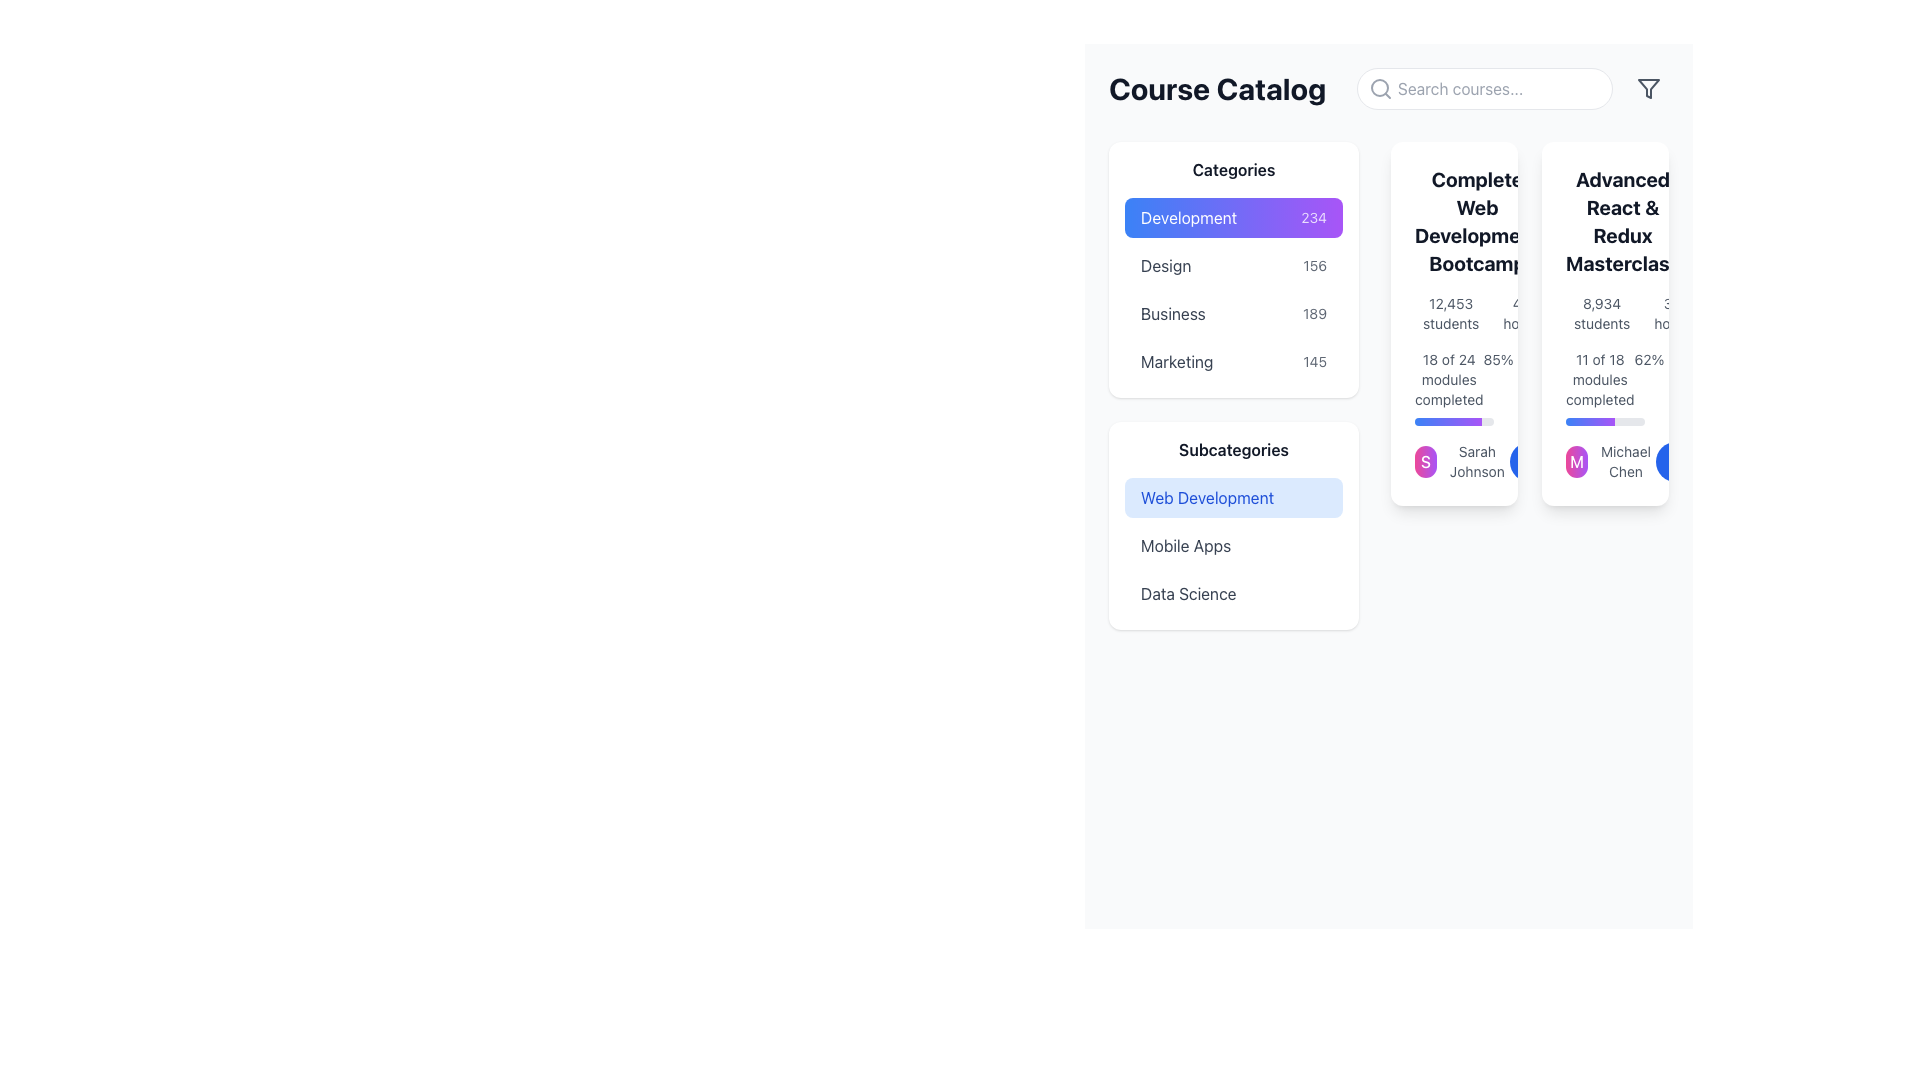 Image resolution: width=1920 pixels, height=1080 pixels. I want to click on one of the vertically stacked category buttons in the Vertical List of Interactive Buttons, so click(1232, 289).